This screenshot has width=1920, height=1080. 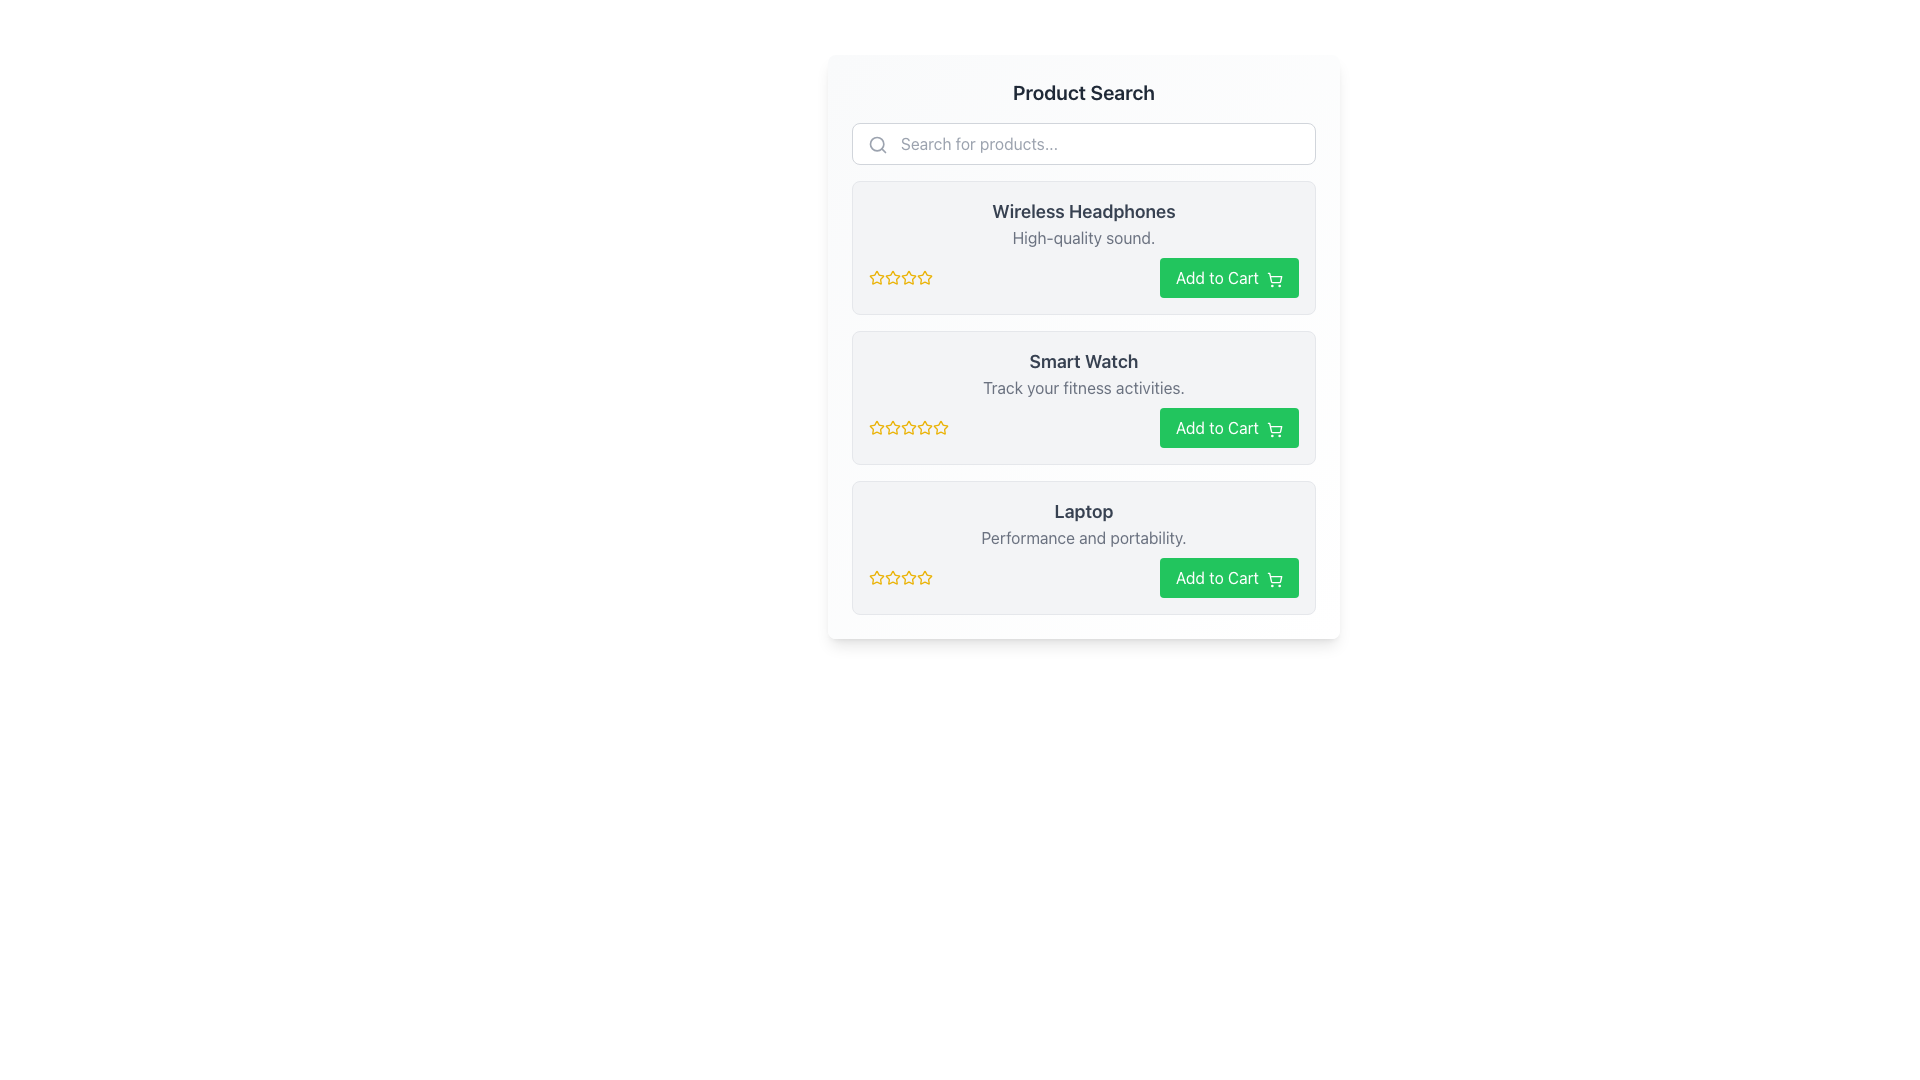 What do you see at coordinates (924, 577) in the screenshot?
I see `the fifth star icon in the rating section of the Laptop product card to rate the product` at bounding box center [924, 577].